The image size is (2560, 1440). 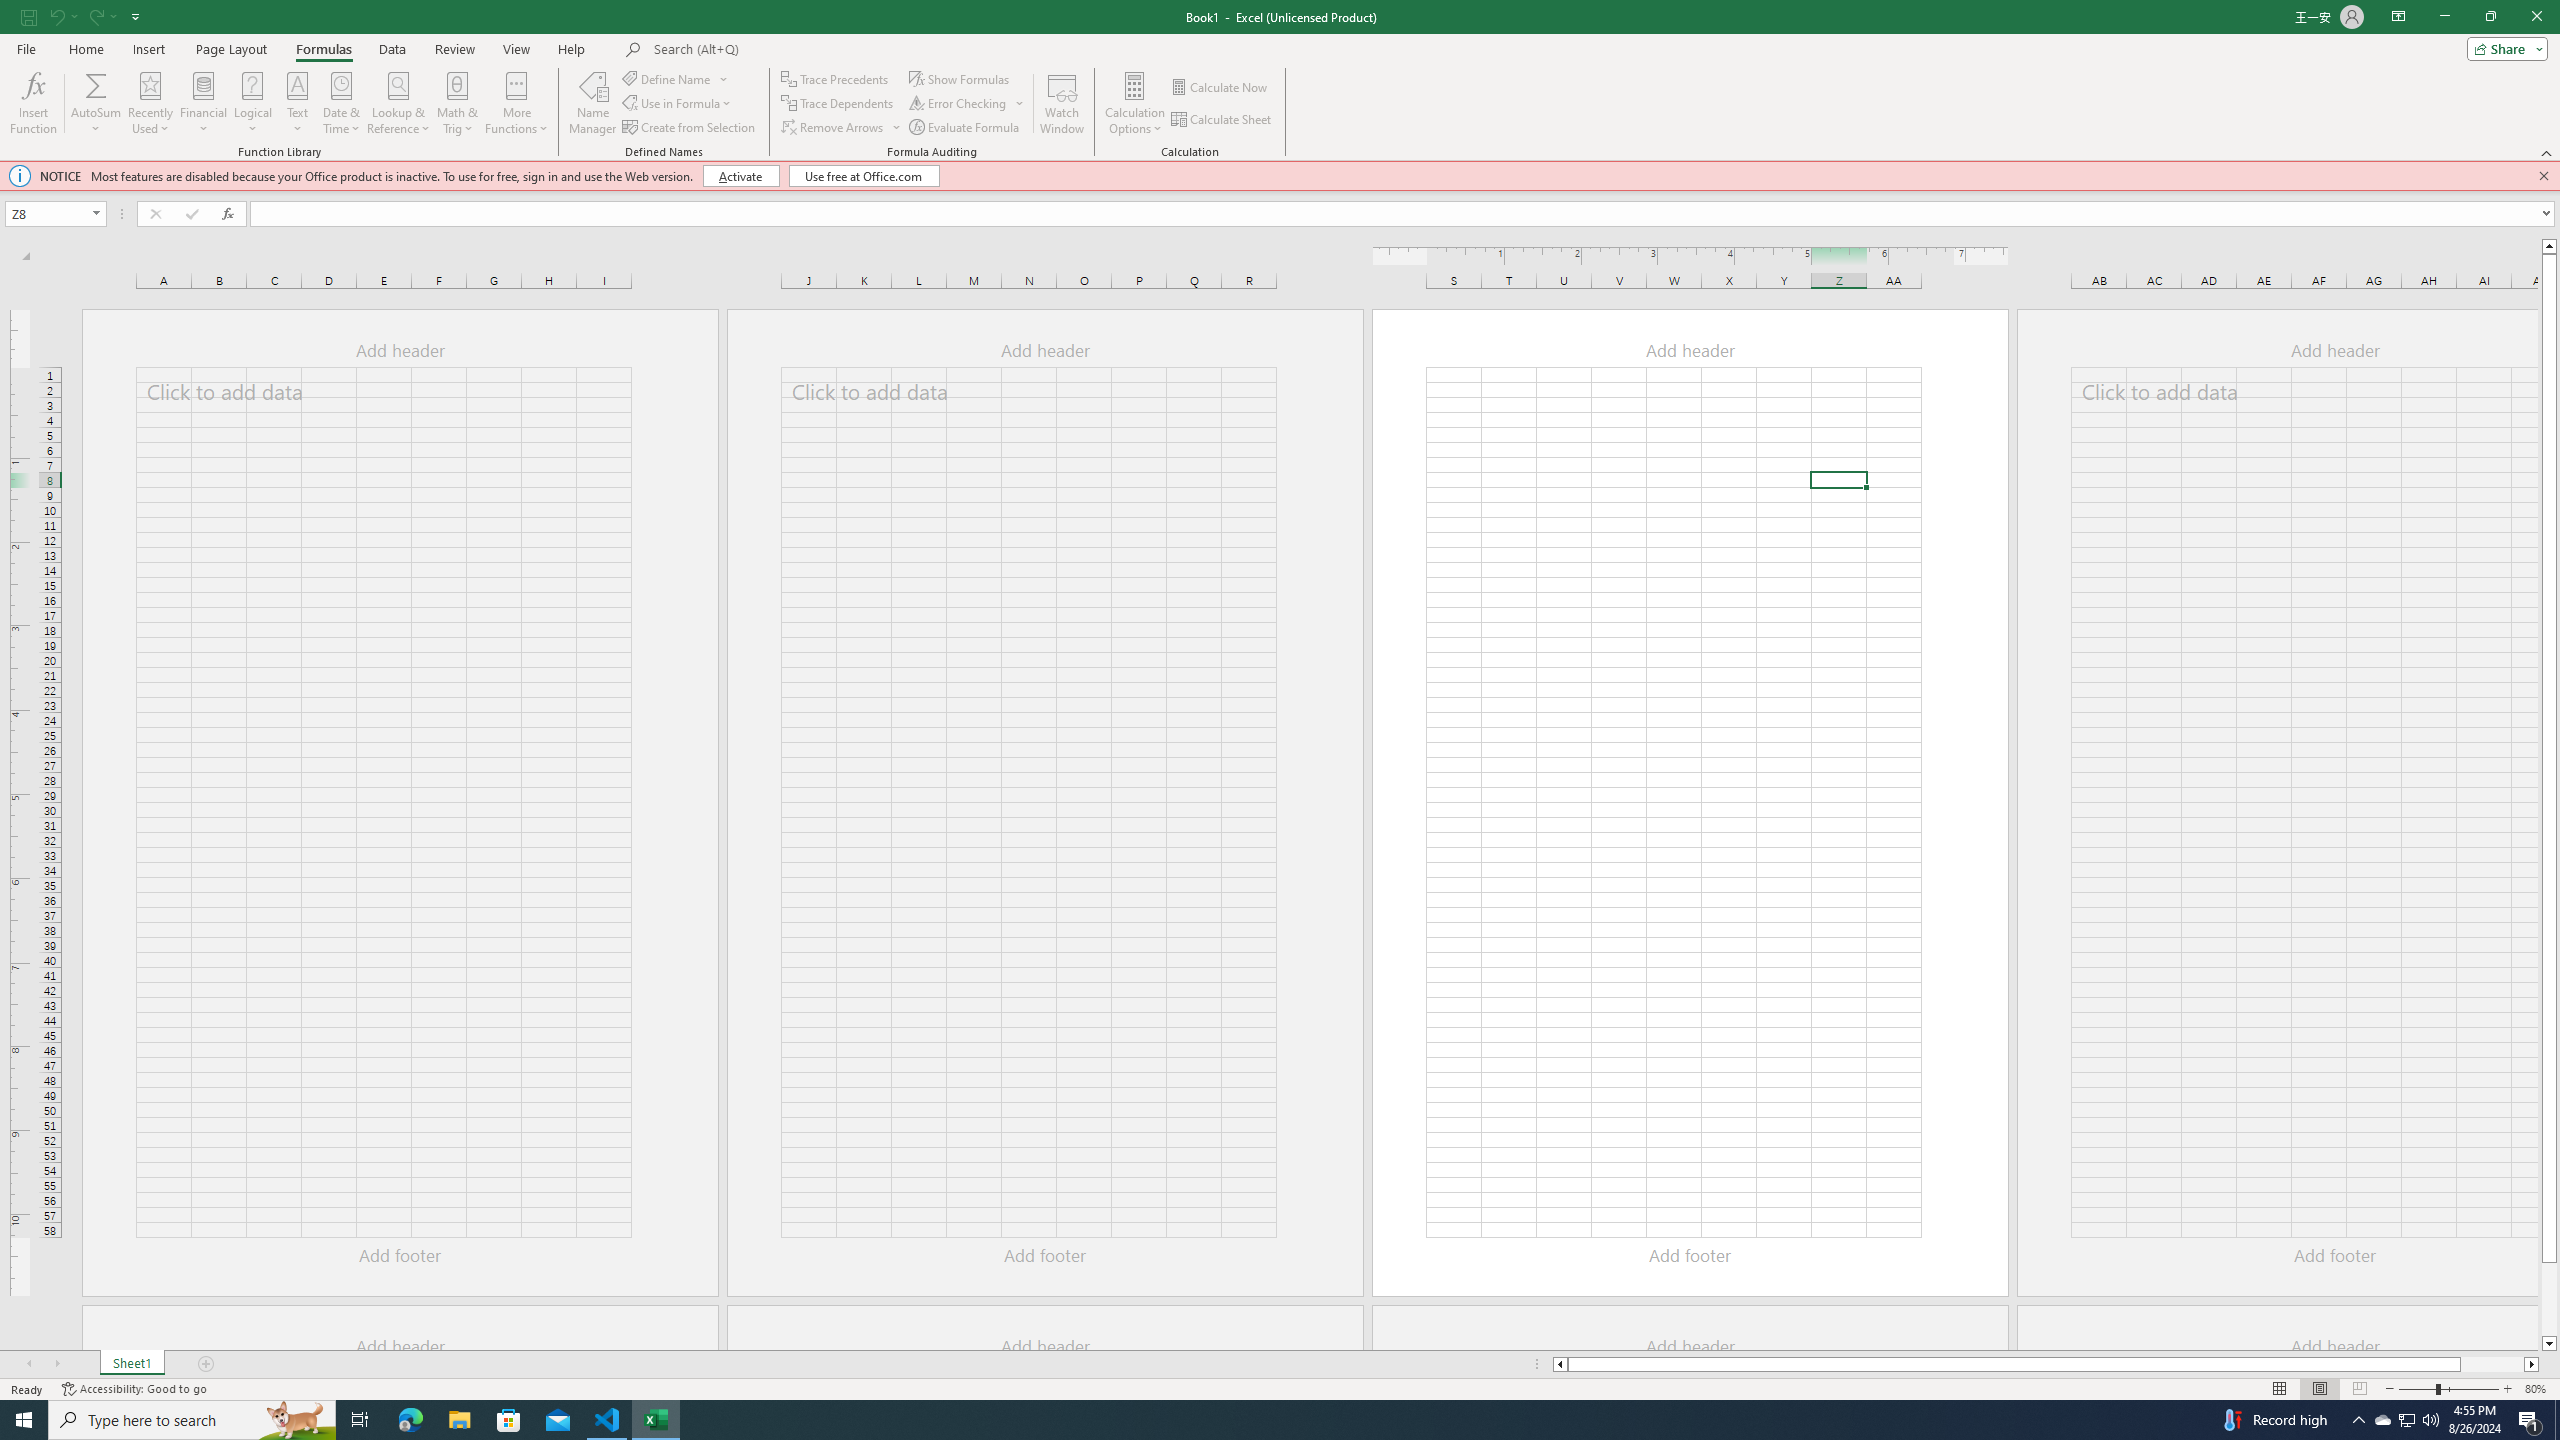 What do you see at coordinates (591, 103) in the screenshot?
I see `'Name Manager'` at bounding box center [591, 103].